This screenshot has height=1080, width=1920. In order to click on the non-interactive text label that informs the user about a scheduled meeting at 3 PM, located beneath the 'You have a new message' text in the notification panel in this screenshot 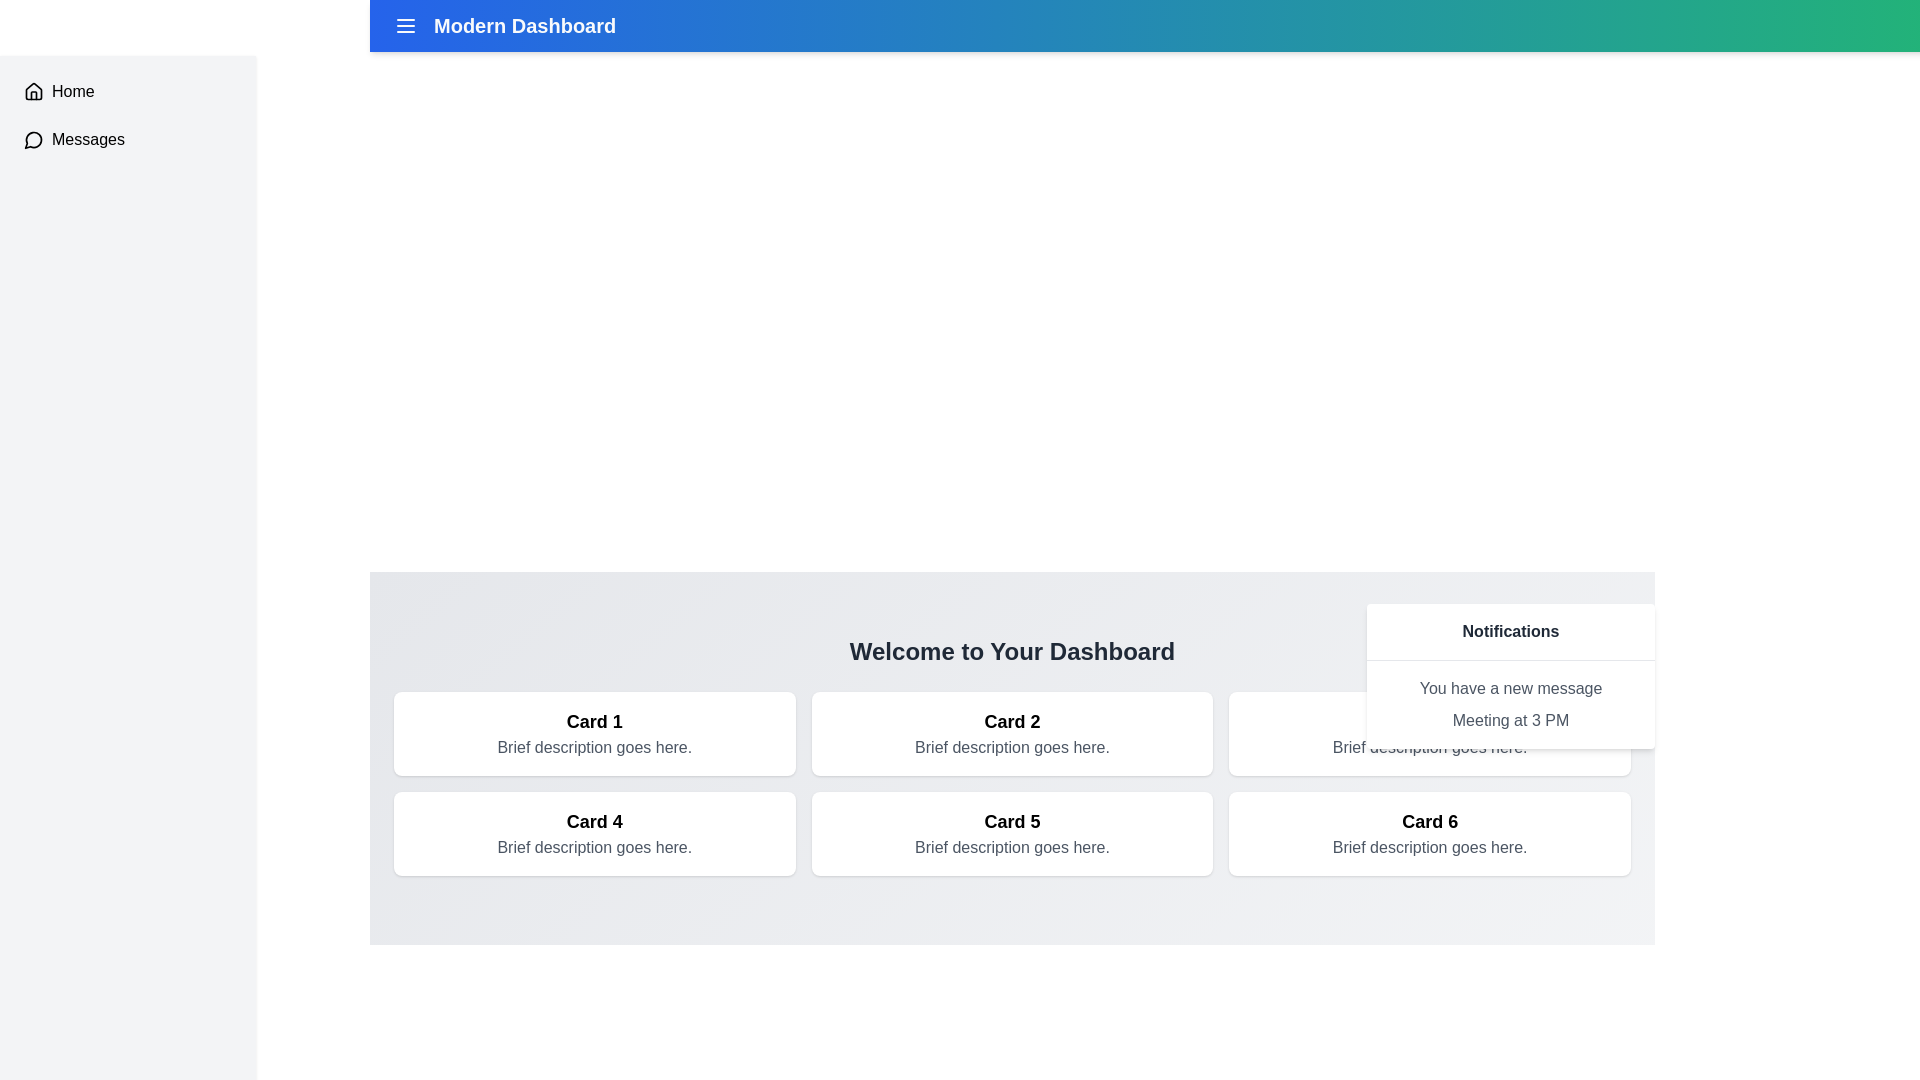, I will do `click(1511, 721)`.